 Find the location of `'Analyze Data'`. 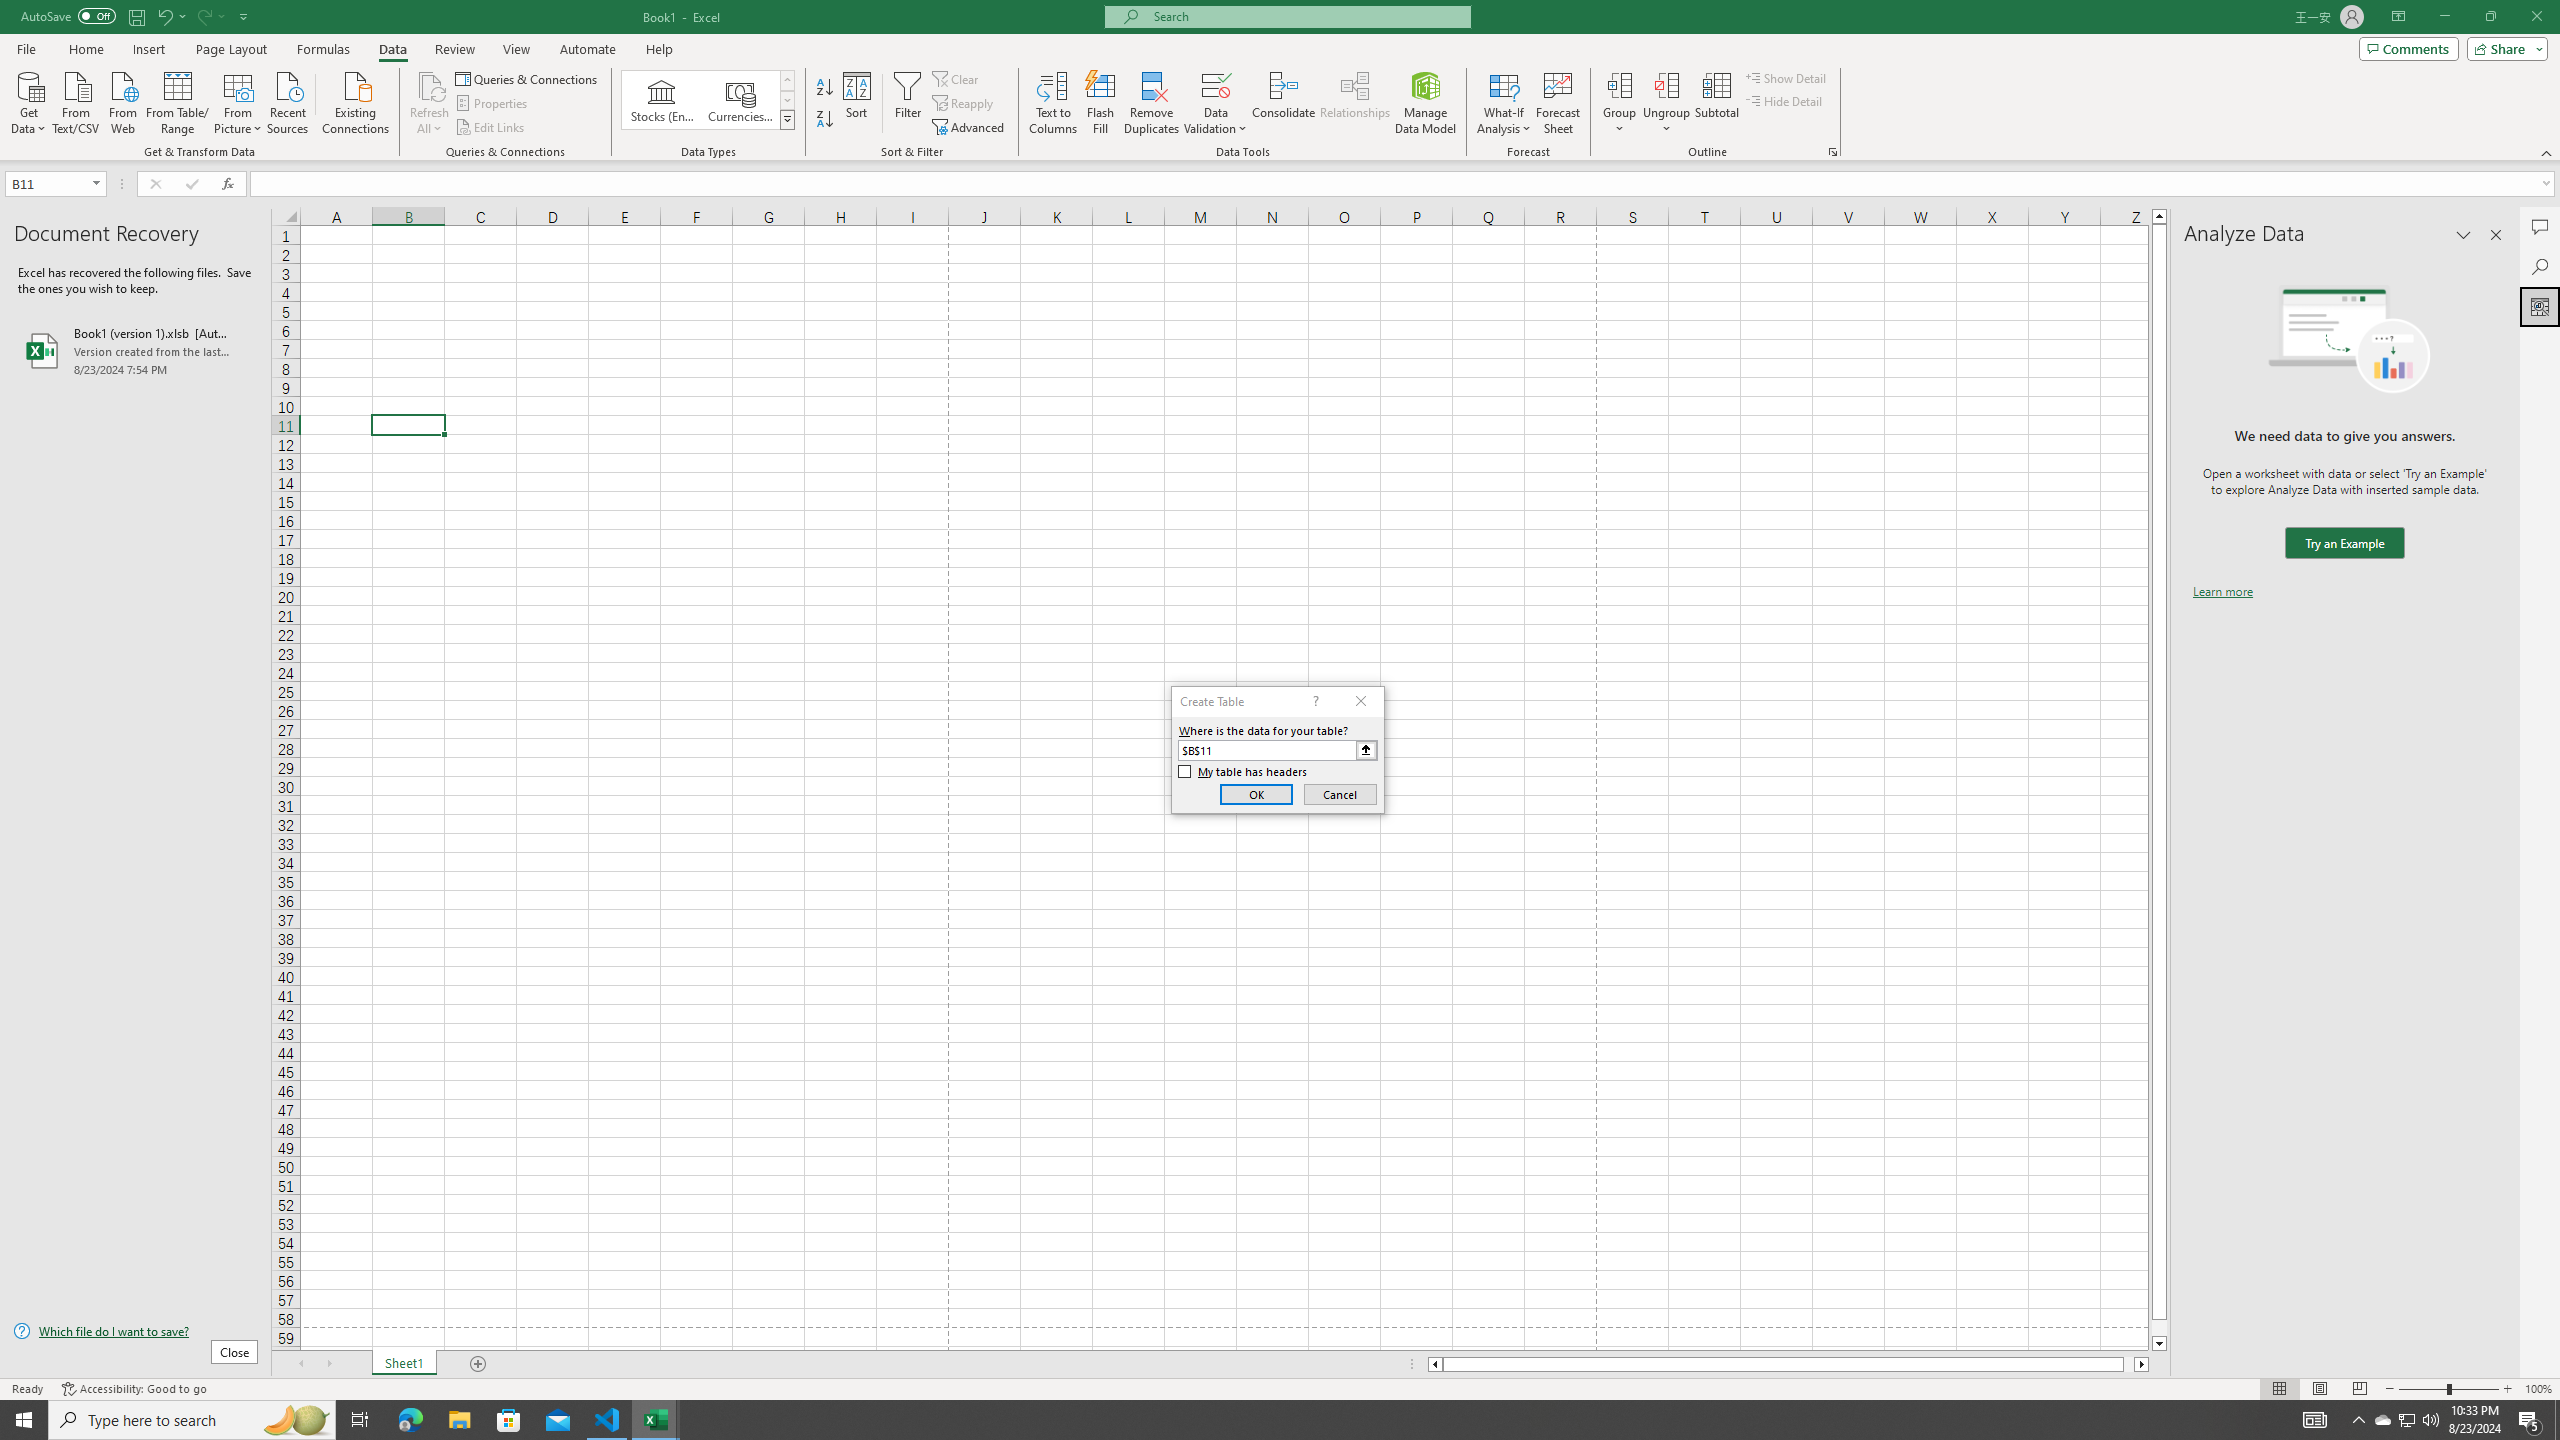

'Analyze Data' is located at coordinates (2539, 306).